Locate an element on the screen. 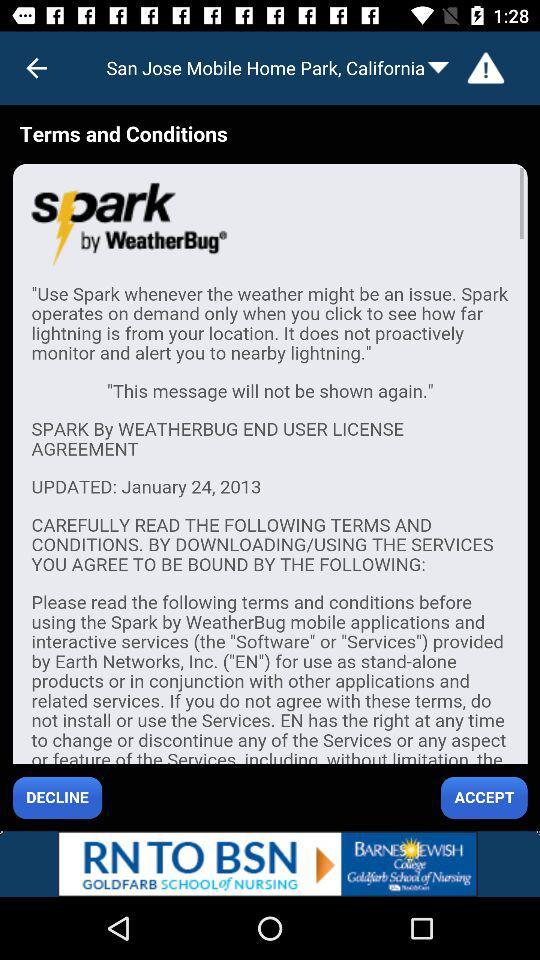 The image size is (540, 960). advertisement is located at coordinates (270, 863).